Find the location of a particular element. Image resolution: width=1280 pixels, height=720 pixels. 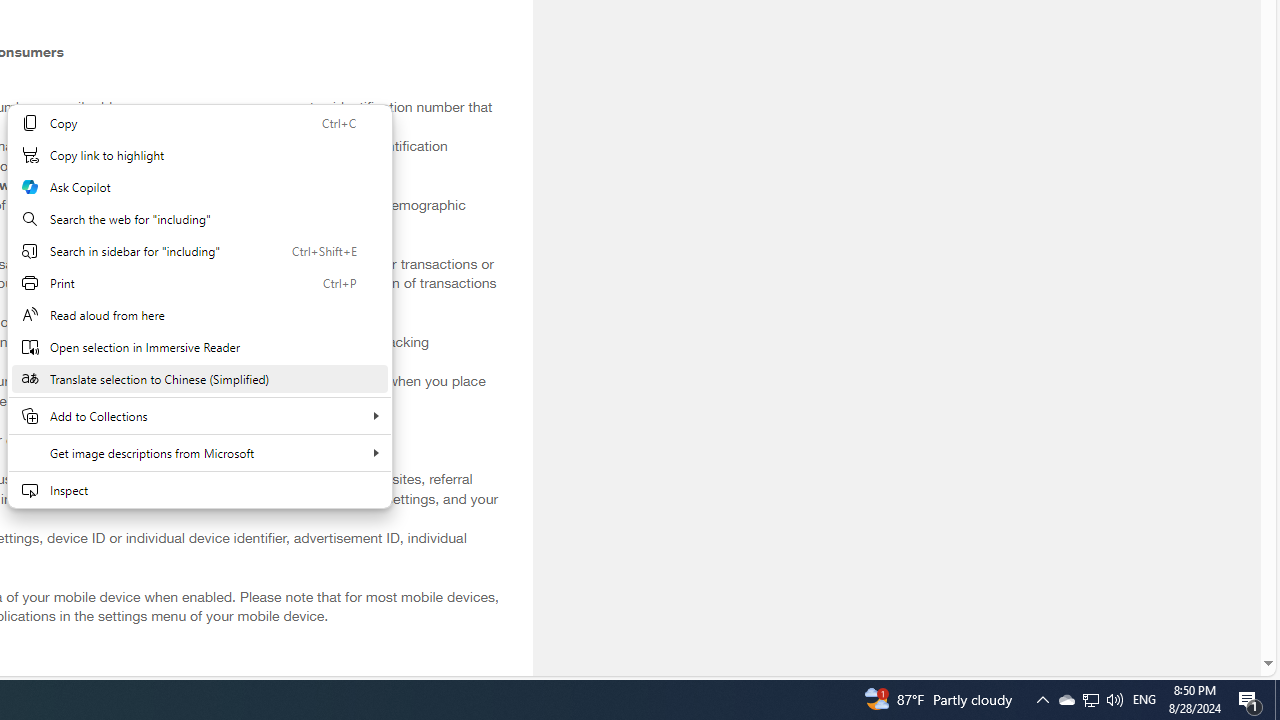

'Web context' is located at coordinates (199, 306).